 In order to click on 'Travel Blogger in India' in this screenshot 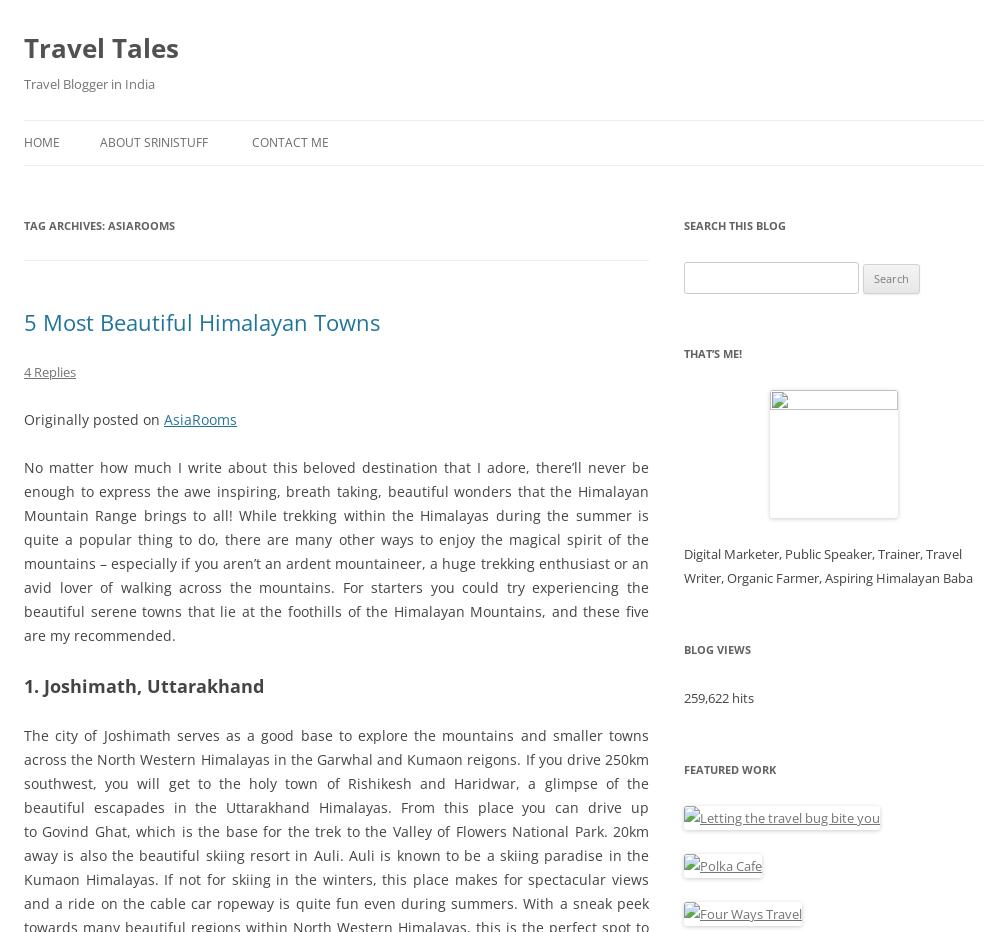, I will do `click(89, 83)`.